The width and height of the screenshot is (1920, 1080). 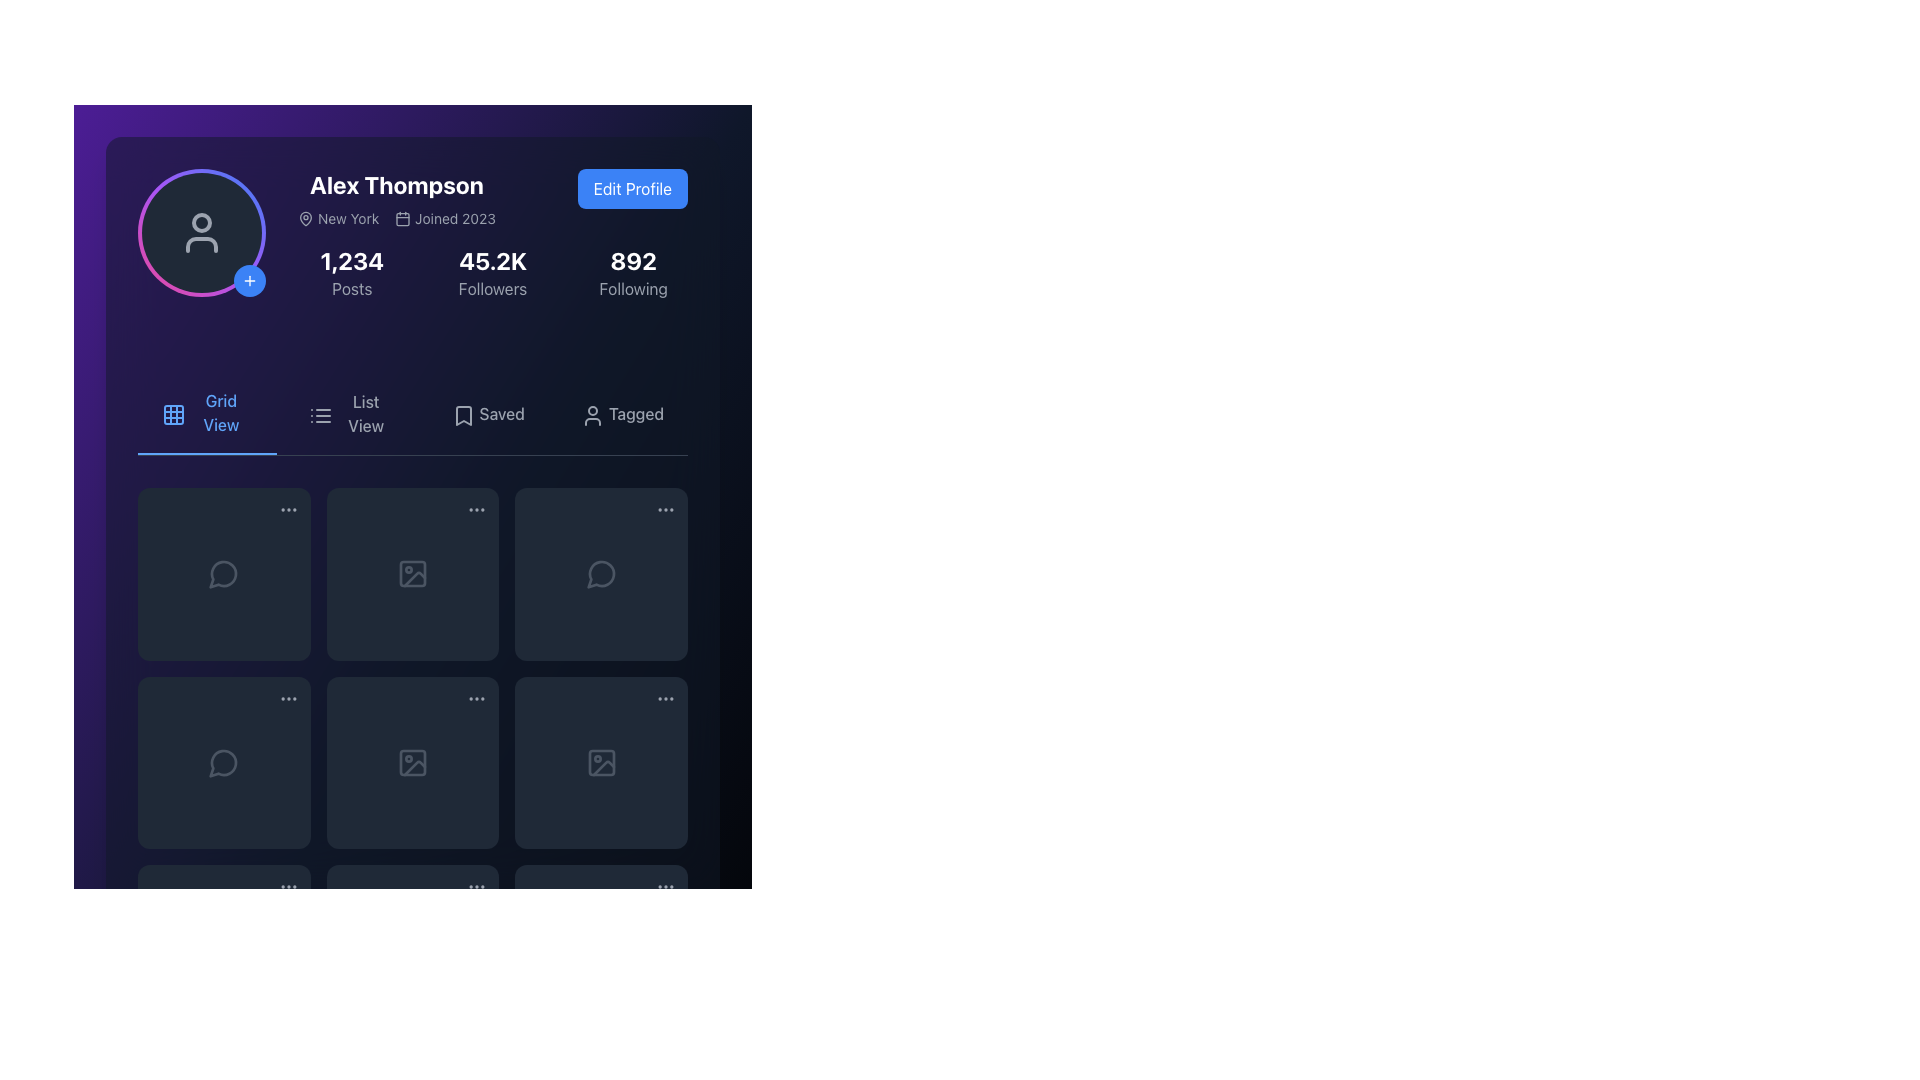 I want to click on the descriptive label with icons located below the 'Alex Thompson' name title, which conveys user-related information about the user's location and the year they joined the platform, so click(x=397, y=219).